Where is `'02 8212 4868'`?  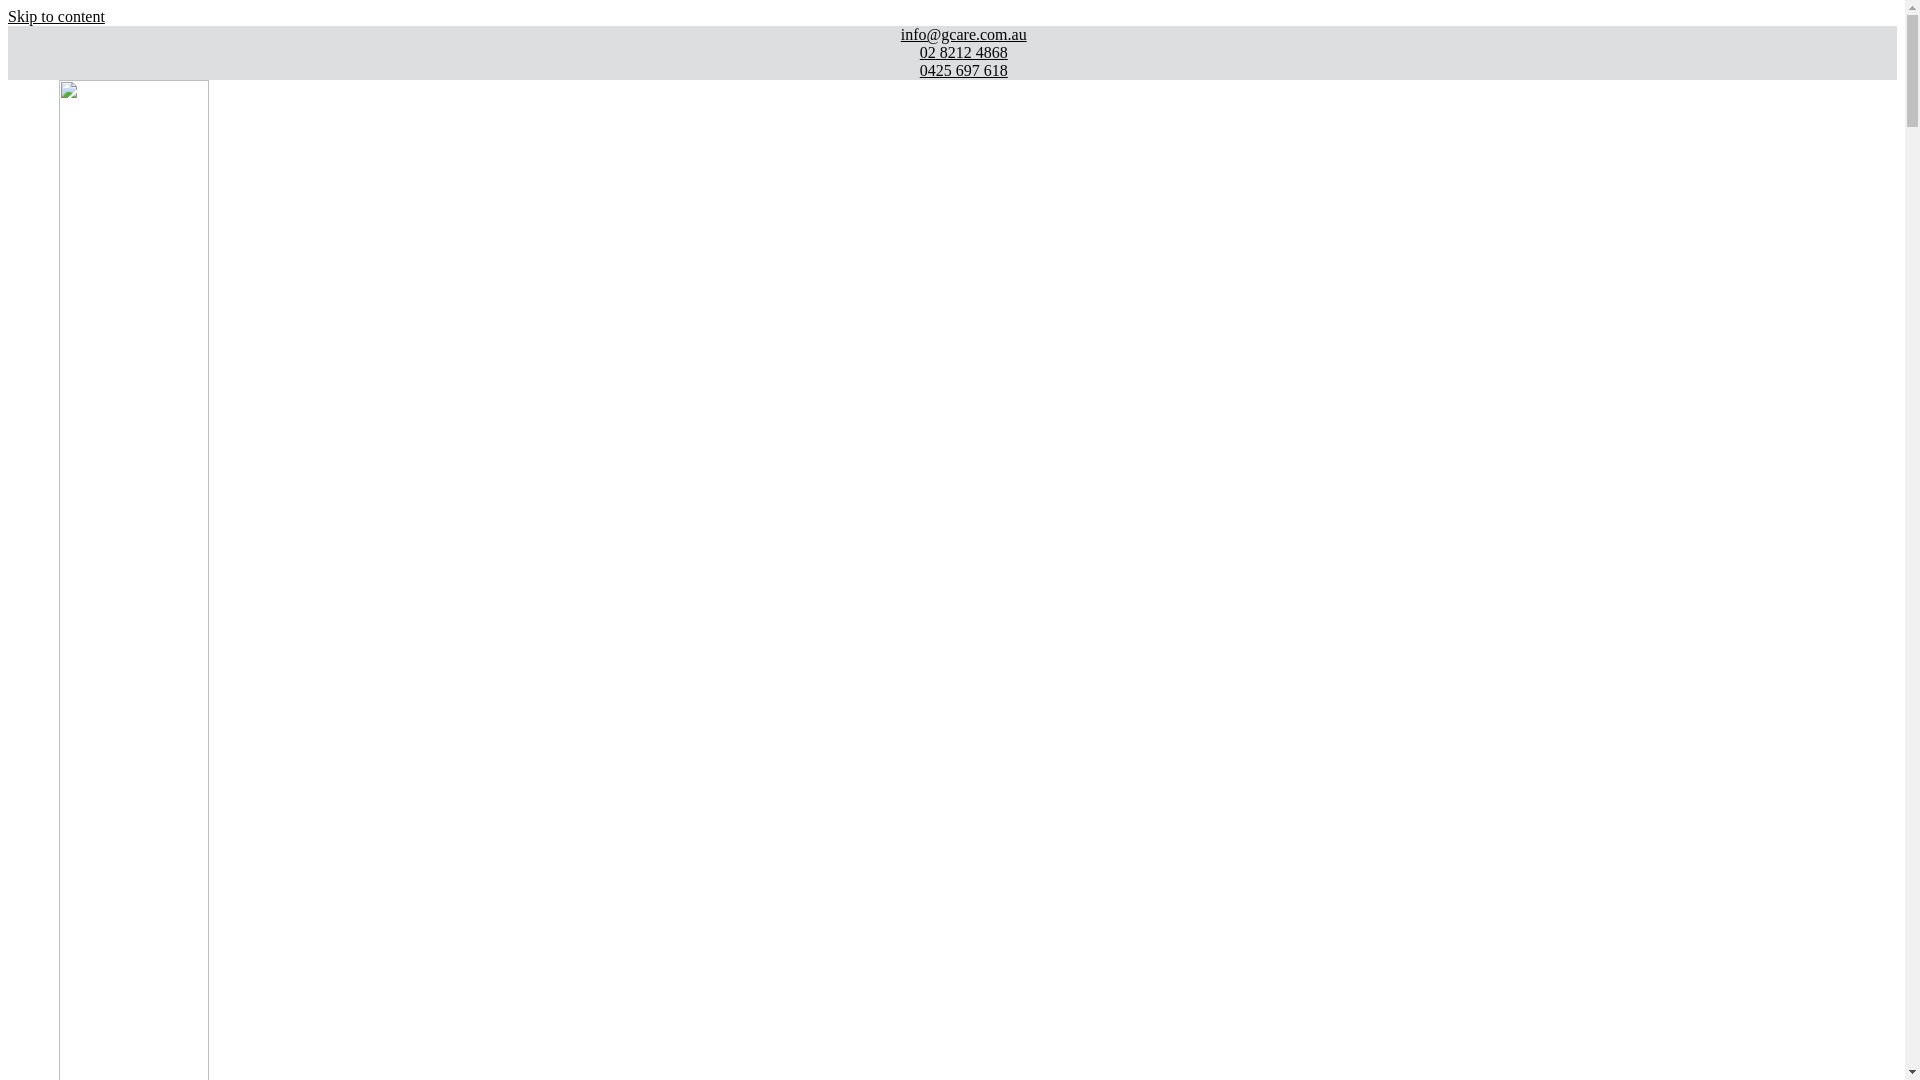
'02 8212 4868' is located at coordinates (951, 52).